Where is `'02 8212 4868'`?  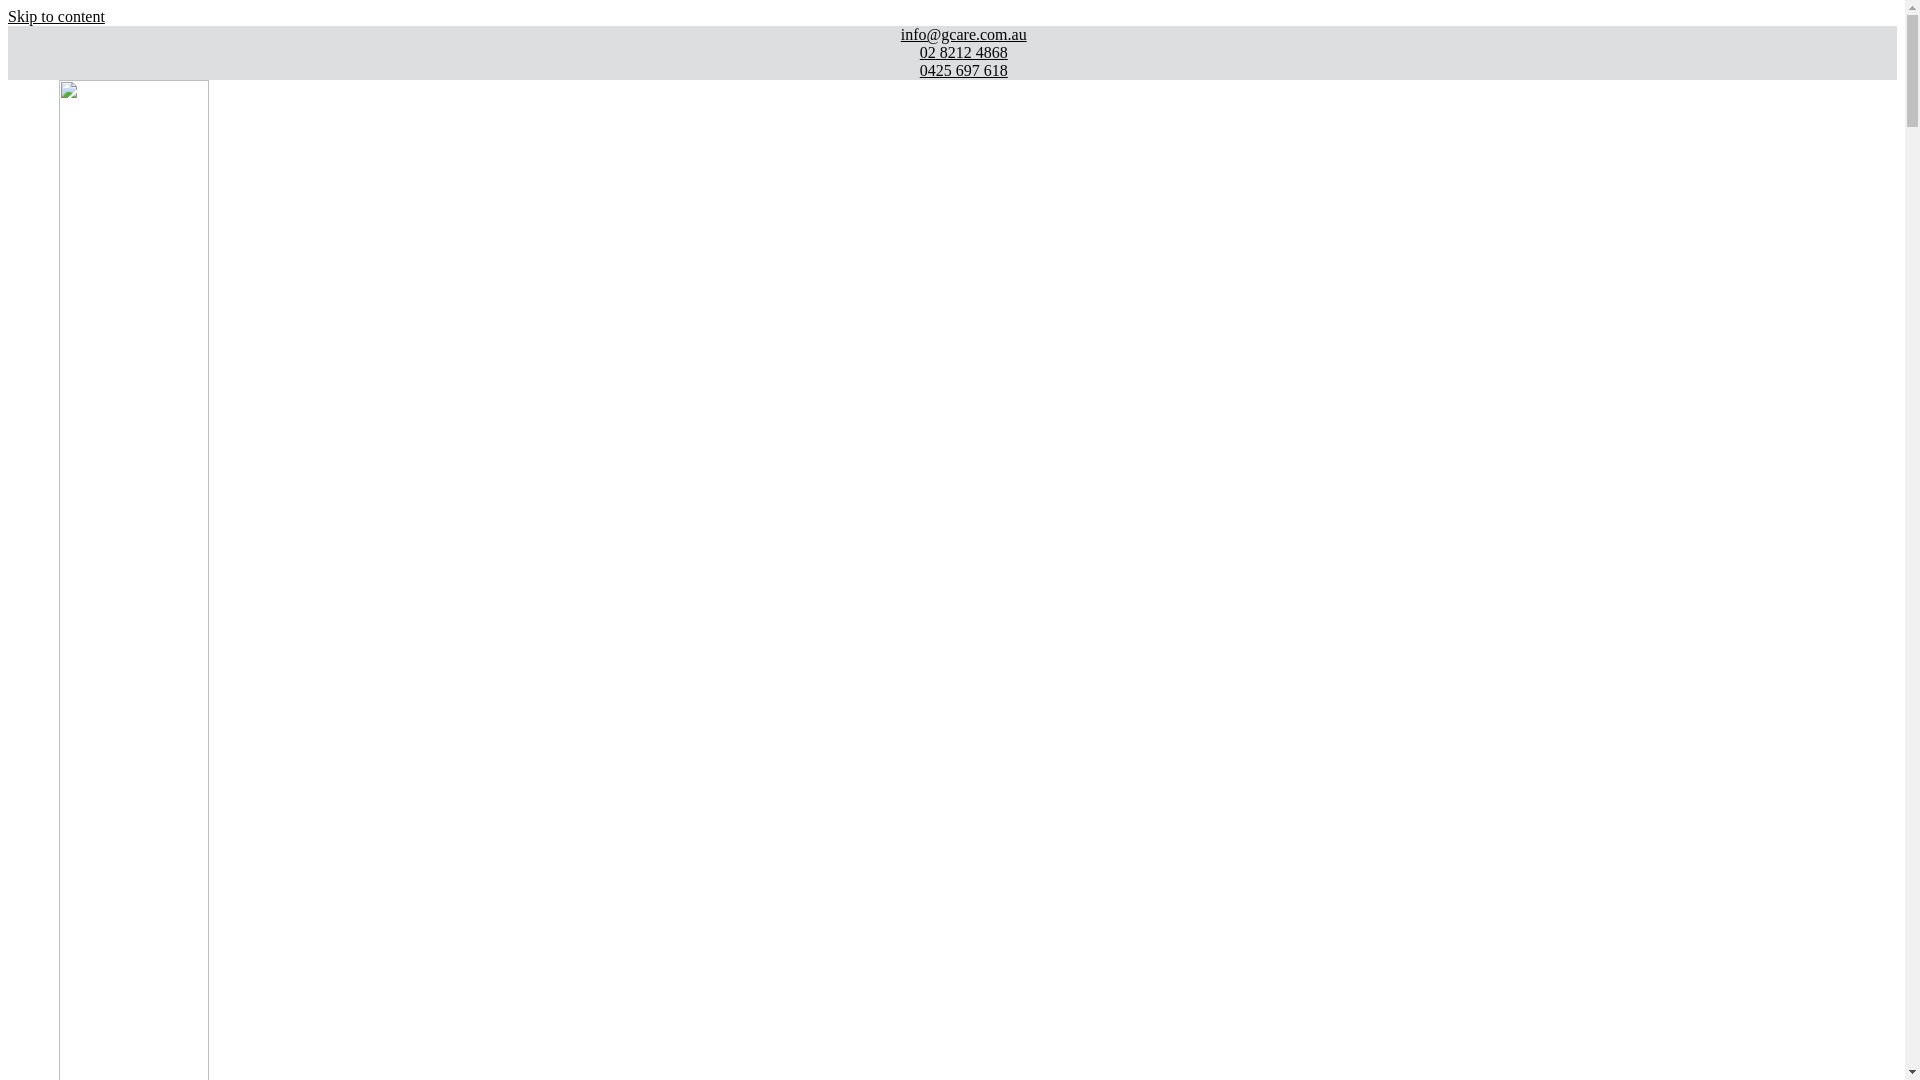
'02 8212 4868' is located at coordinates (951, 52).